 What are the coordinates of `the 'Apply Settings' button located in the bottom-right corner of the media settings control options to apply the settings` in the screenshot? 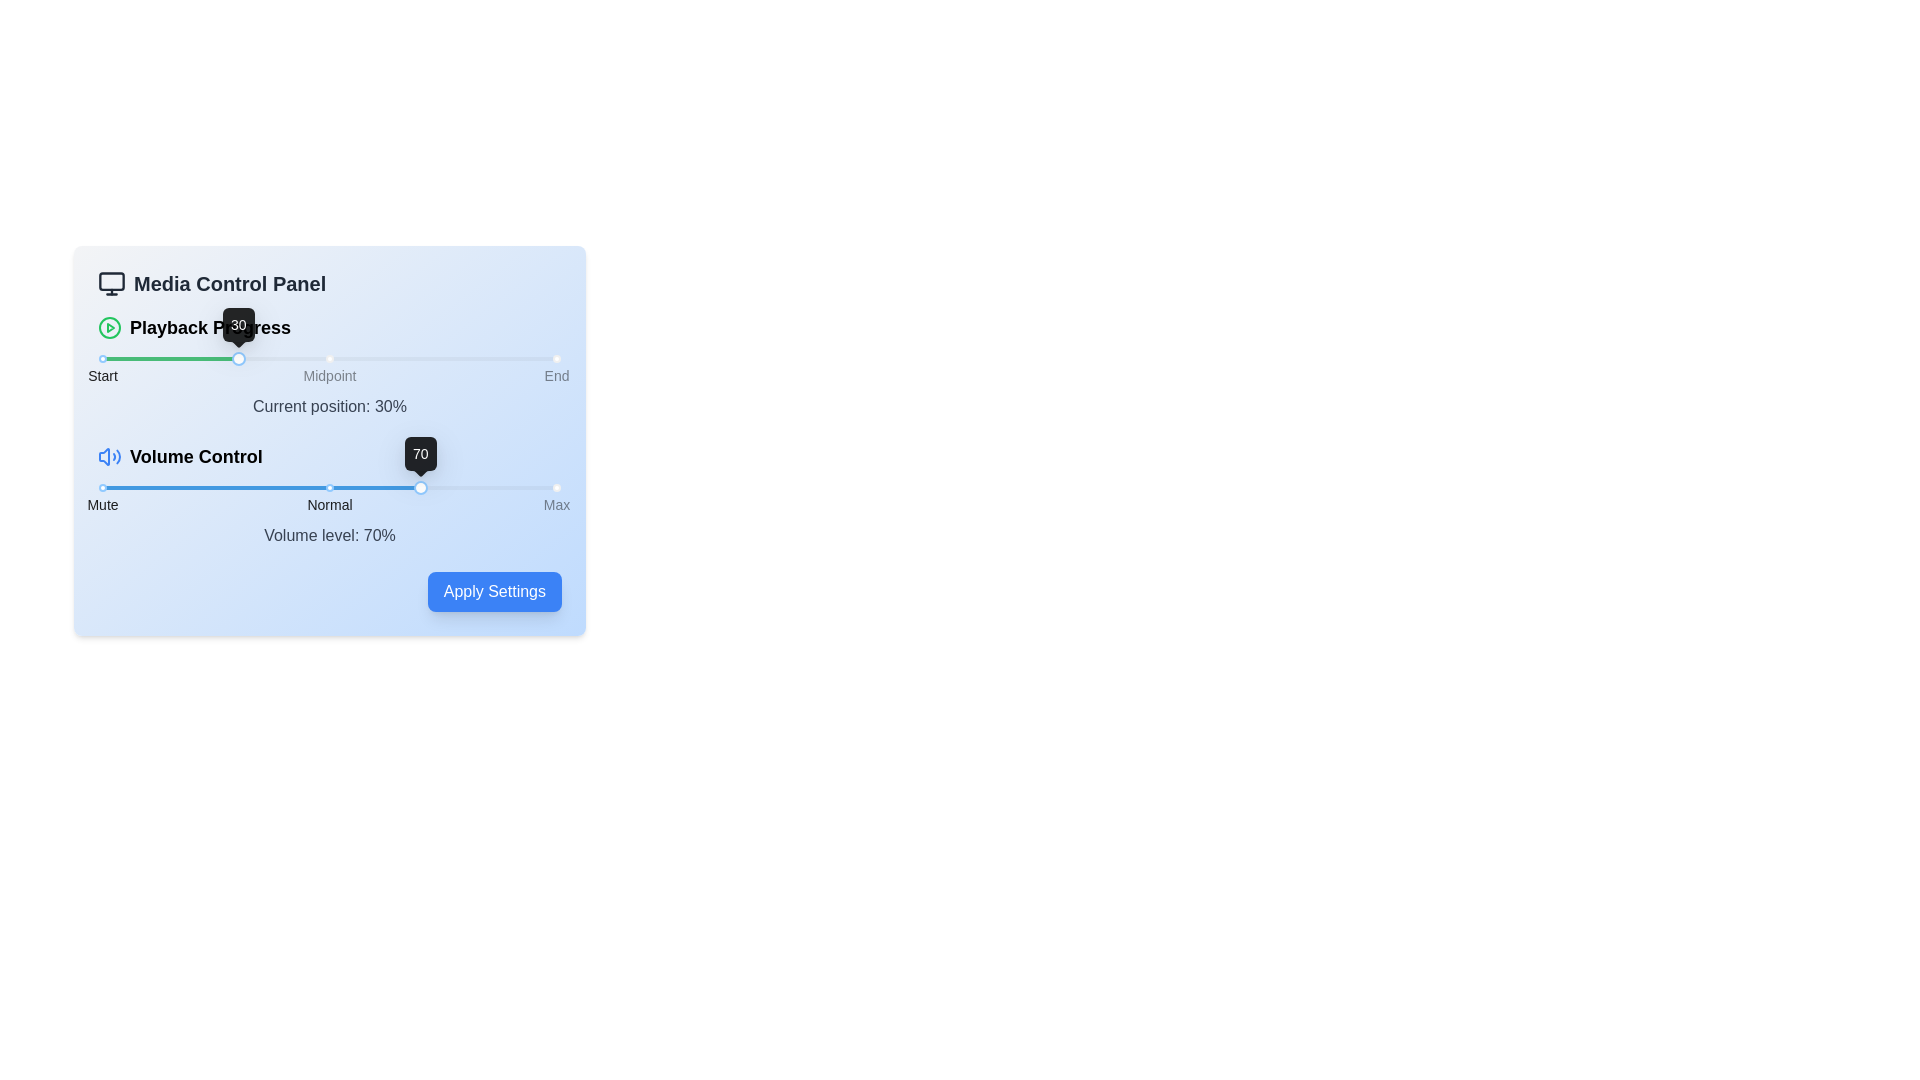 It's located at (494, 590).